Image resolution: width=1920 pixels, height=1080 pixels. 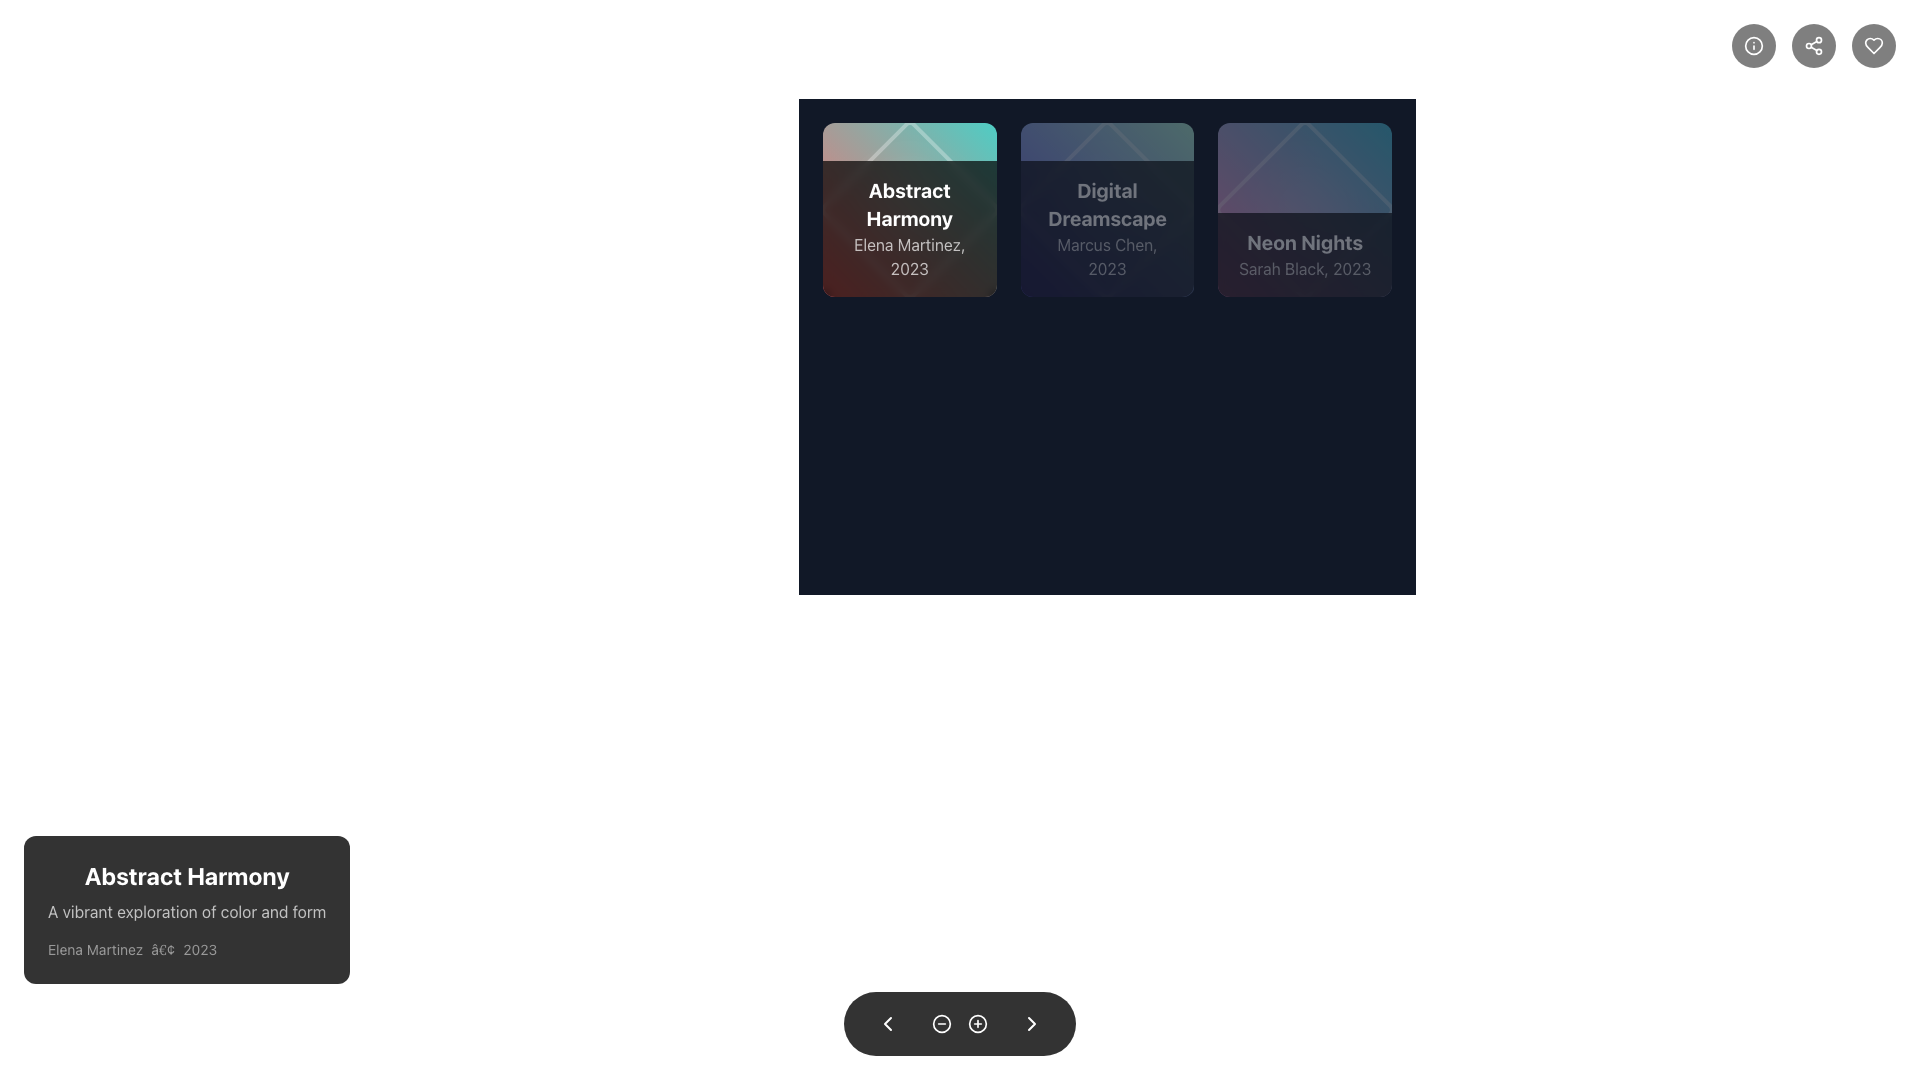 I want to click on the text display element titled 'Digital Dreamscape', which is prominently featured in bold white text on a dark background within the second card of three horizontally arranged cards, so click(x=1106, y=204).